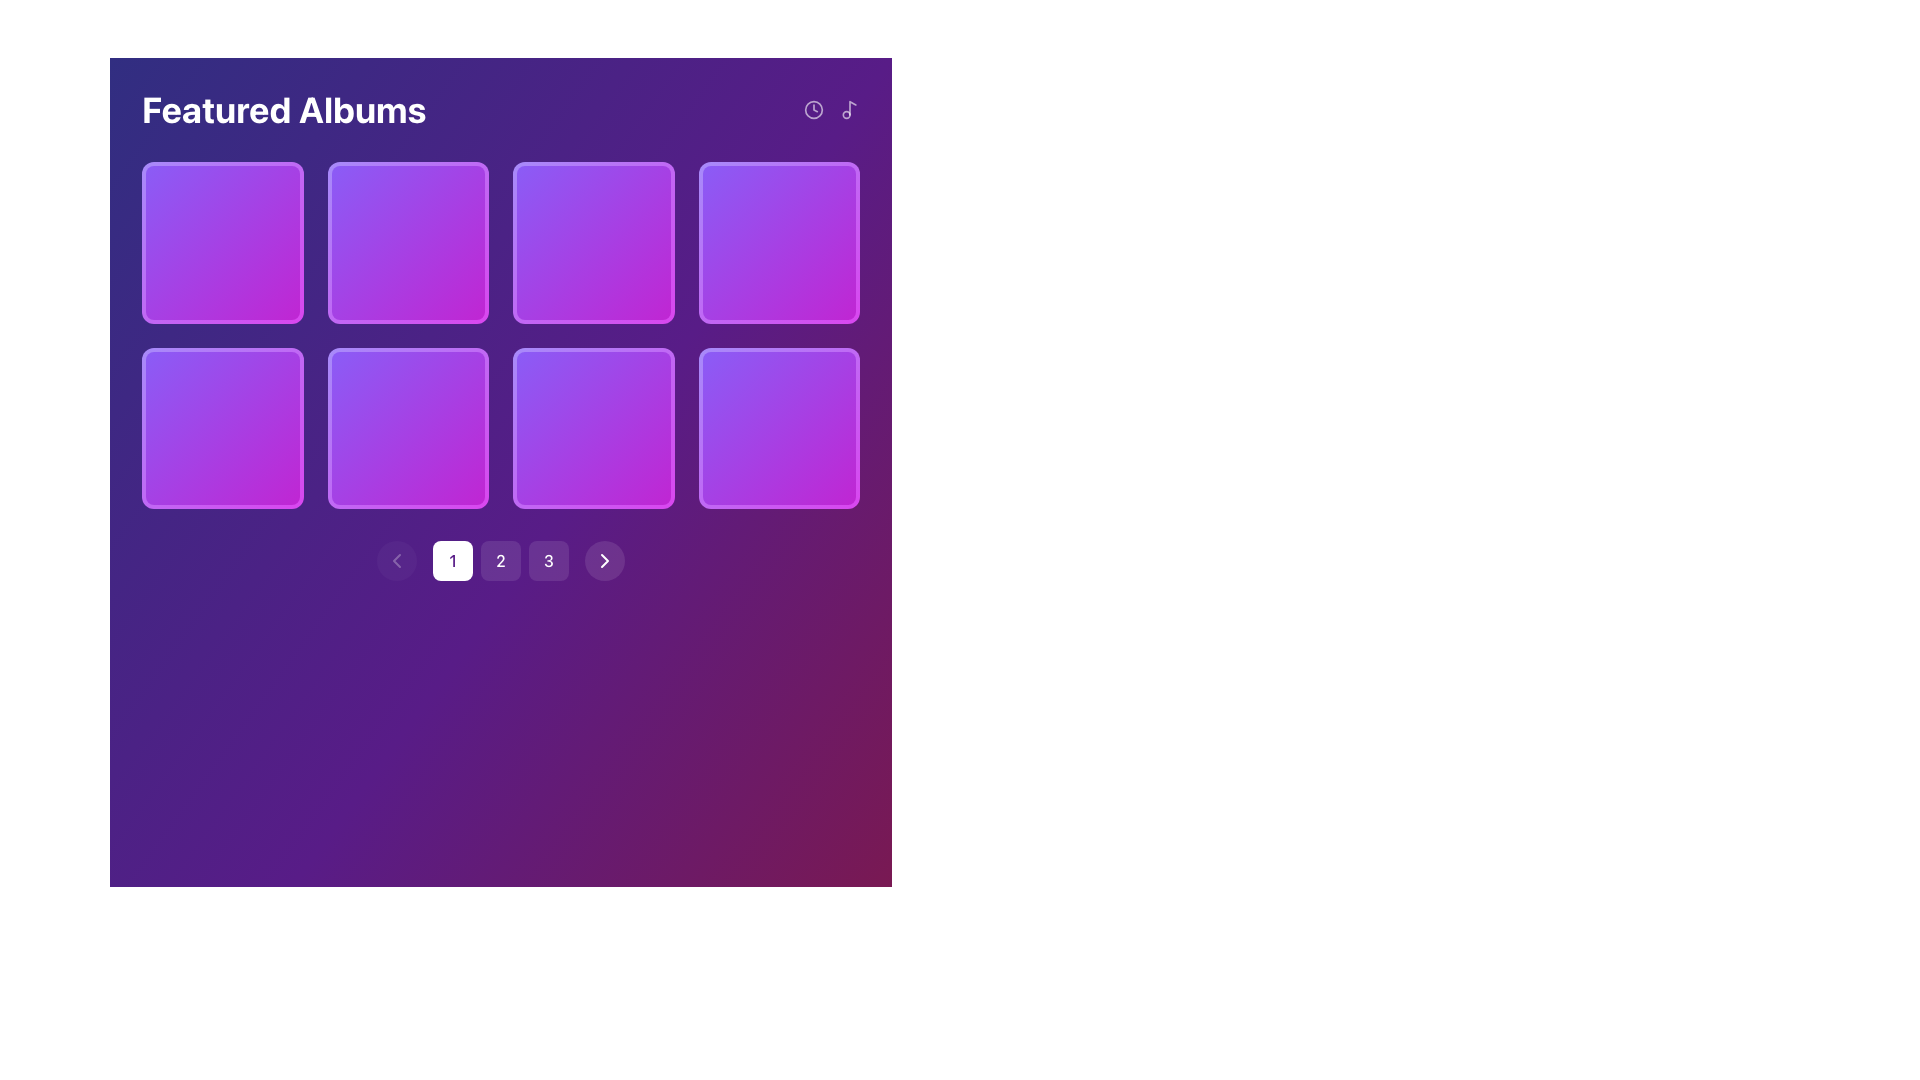 The width and height of the screenshot is (1920, 1080). What do you see at coordinates (500, 560) in the screenshot?
I see `the button displaying the number '2' to change its background color` at bounding box center [500, 560].